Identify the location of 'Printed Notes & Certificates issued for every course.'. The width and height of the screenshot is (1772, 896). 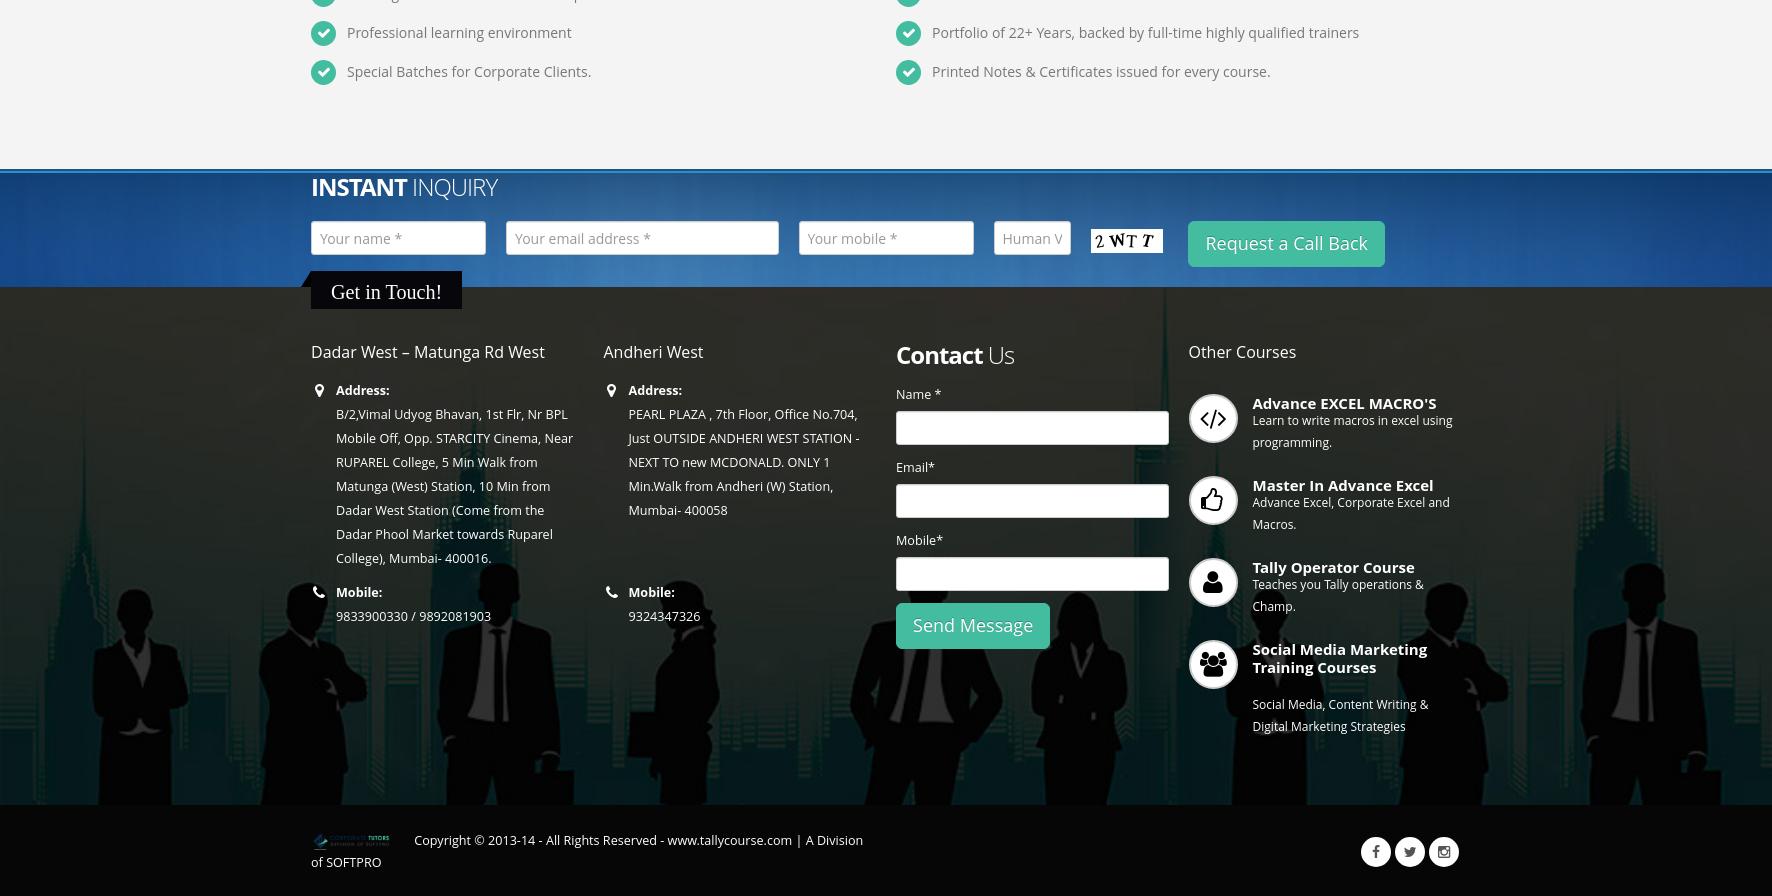
(1100, 71).